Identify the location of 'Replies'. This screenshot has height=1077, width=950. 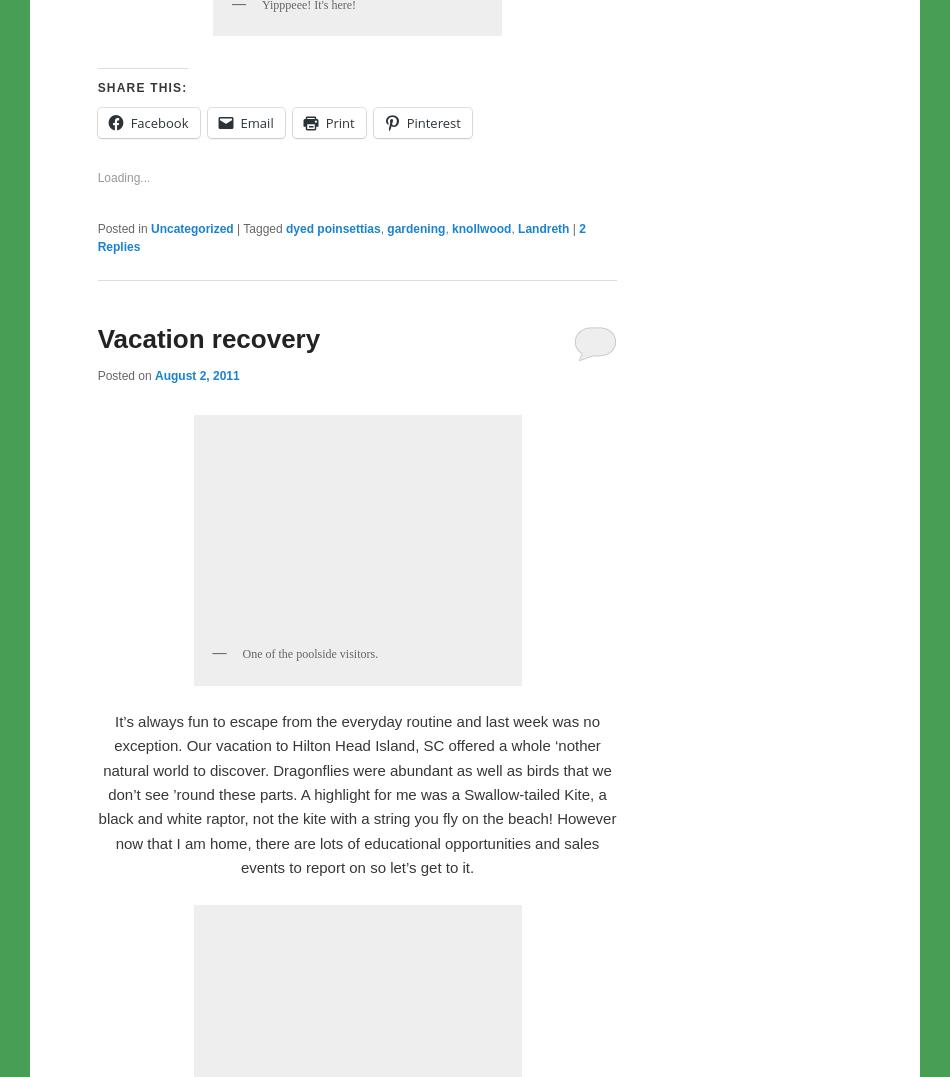
(118, 664).